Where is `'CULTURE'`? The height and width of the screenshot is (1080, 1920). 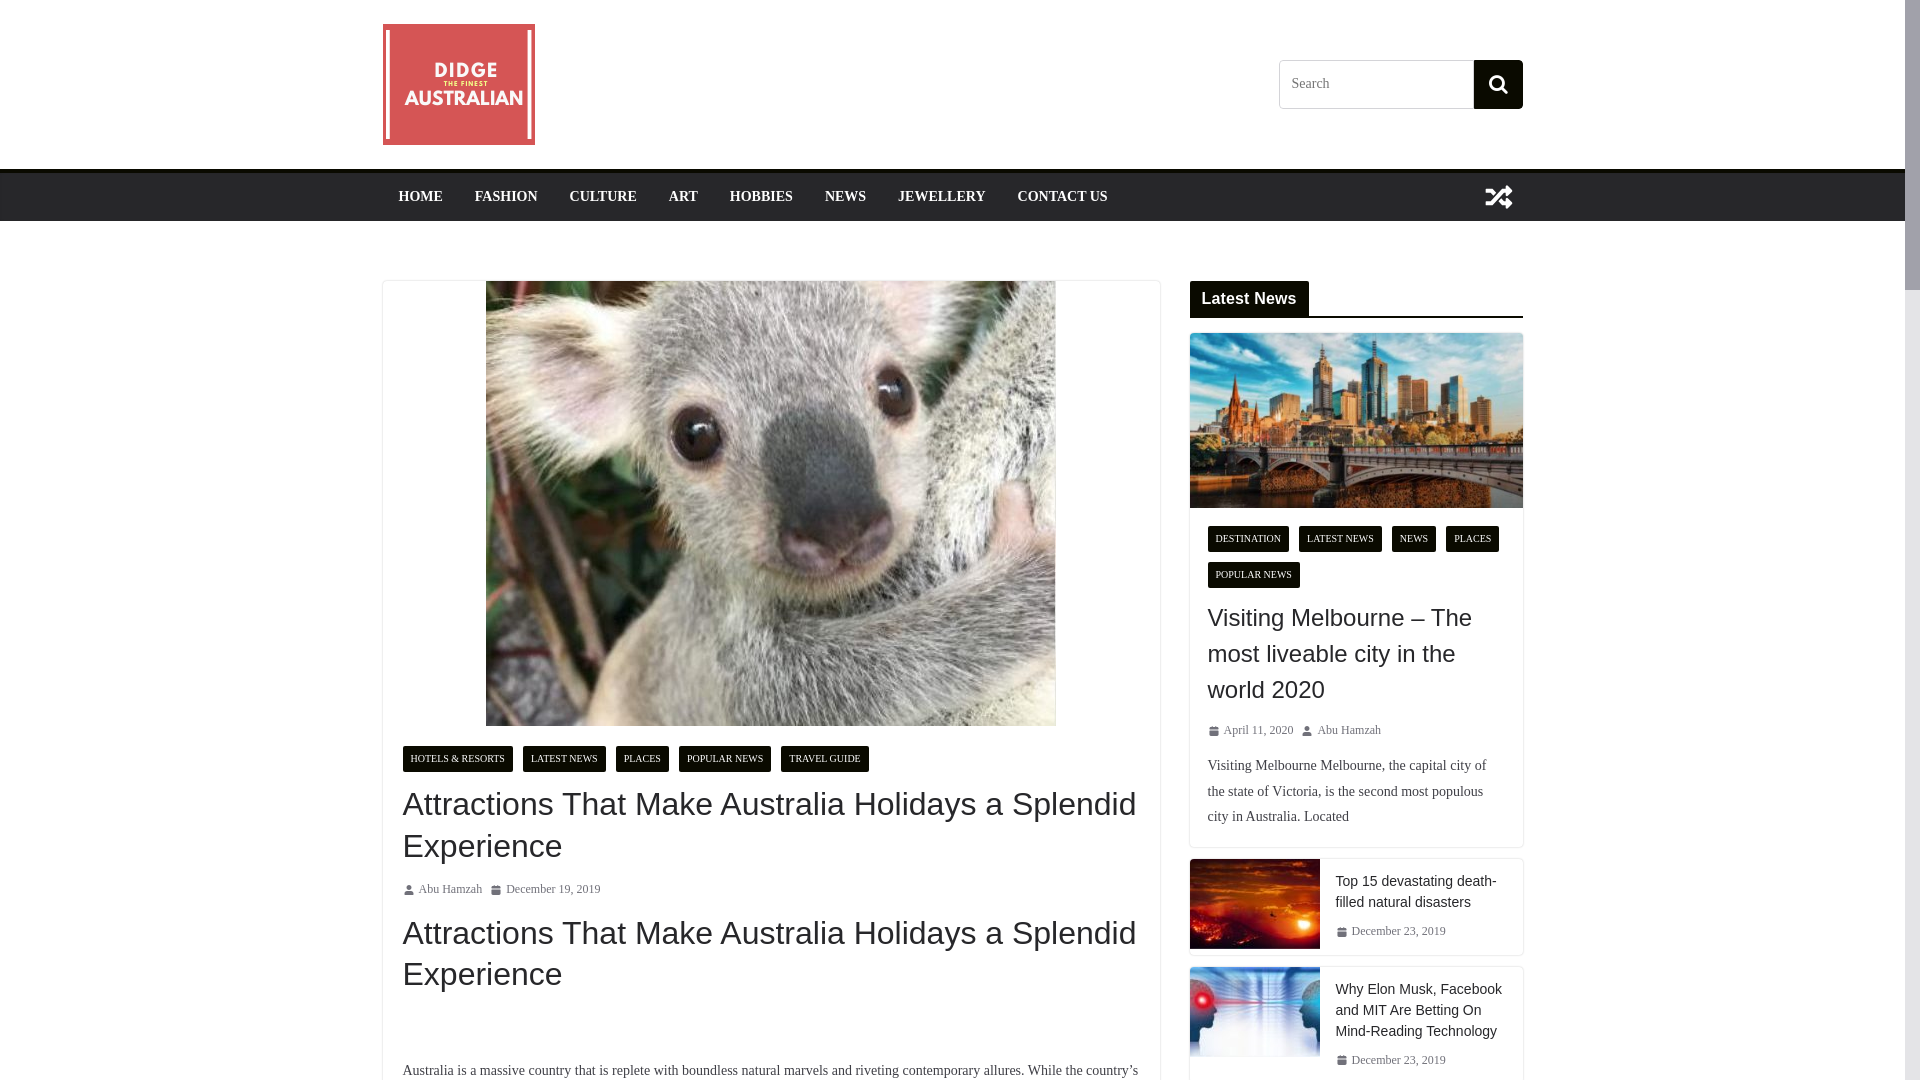 'CULTURE' is located at coordinates (569, 196).